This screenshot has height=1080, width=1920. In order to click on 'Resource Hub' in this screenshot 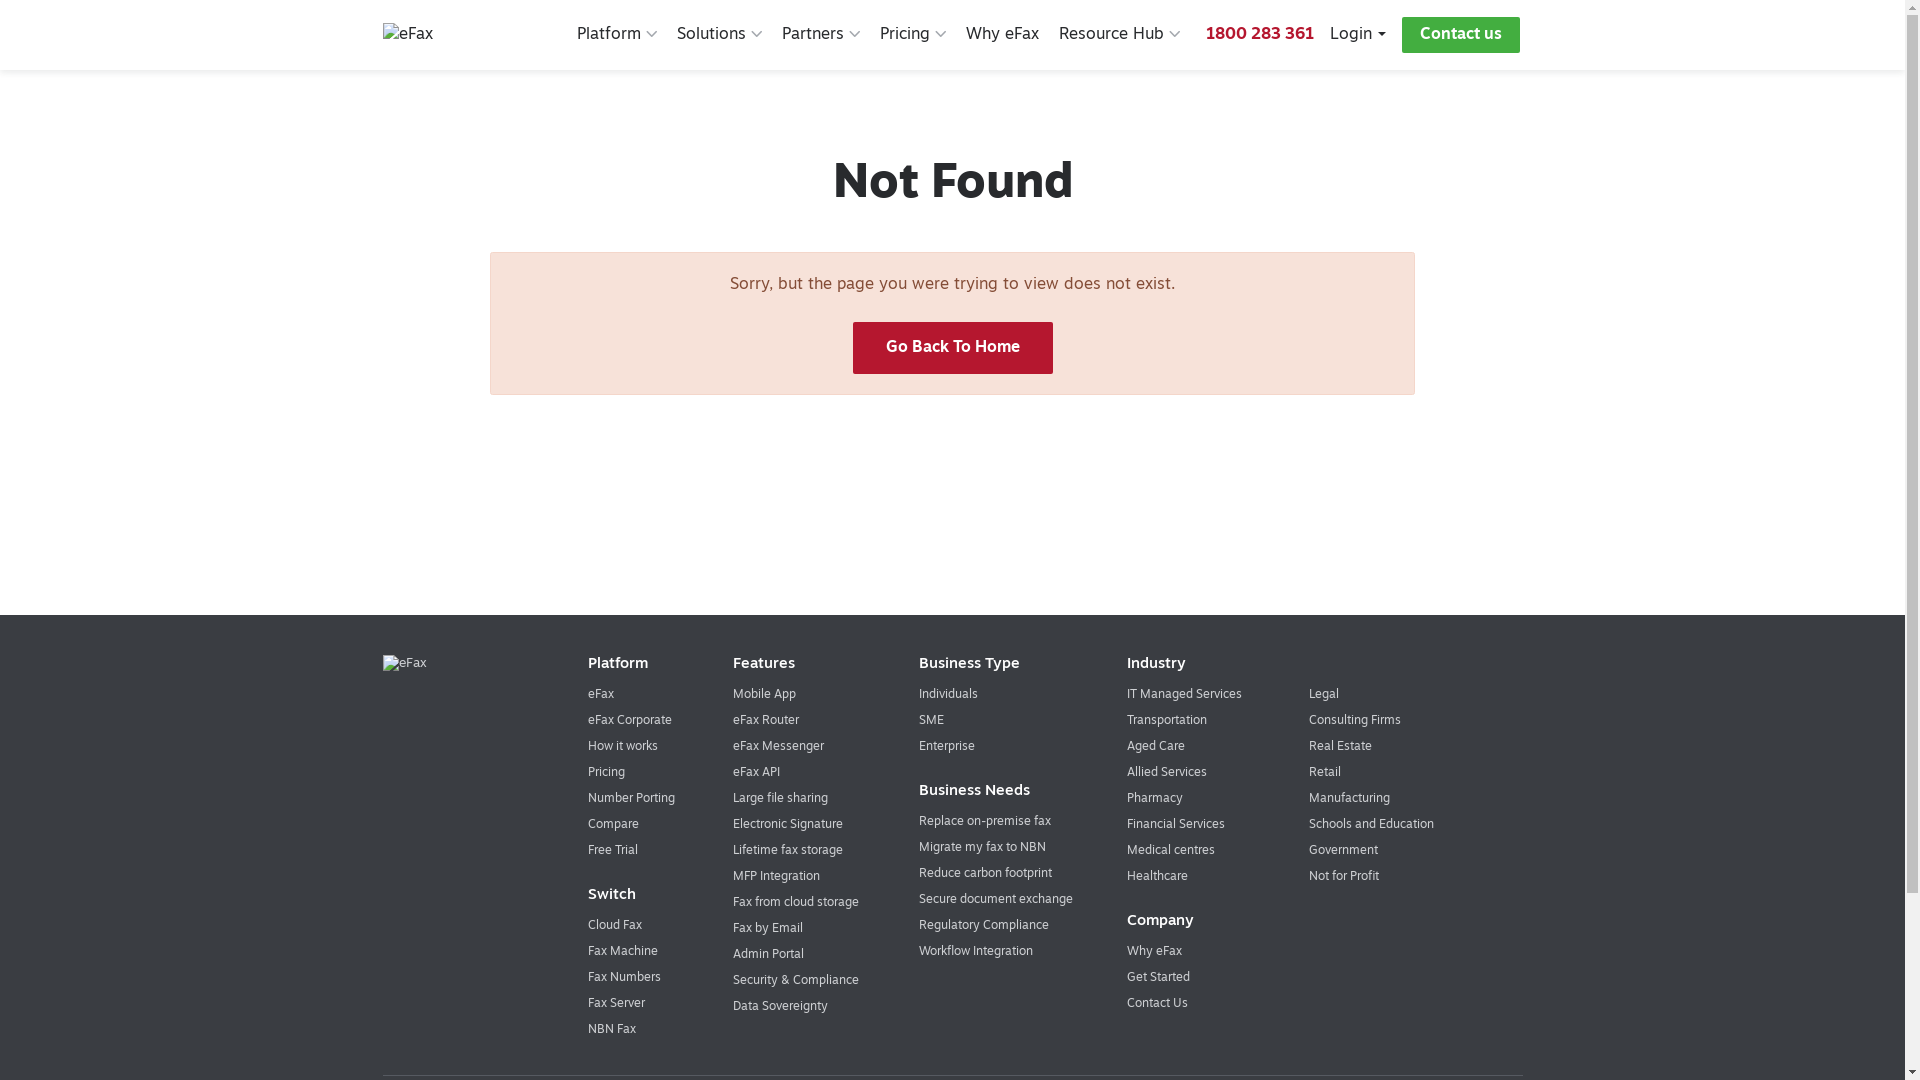, I will do `click(1058, 34)`.